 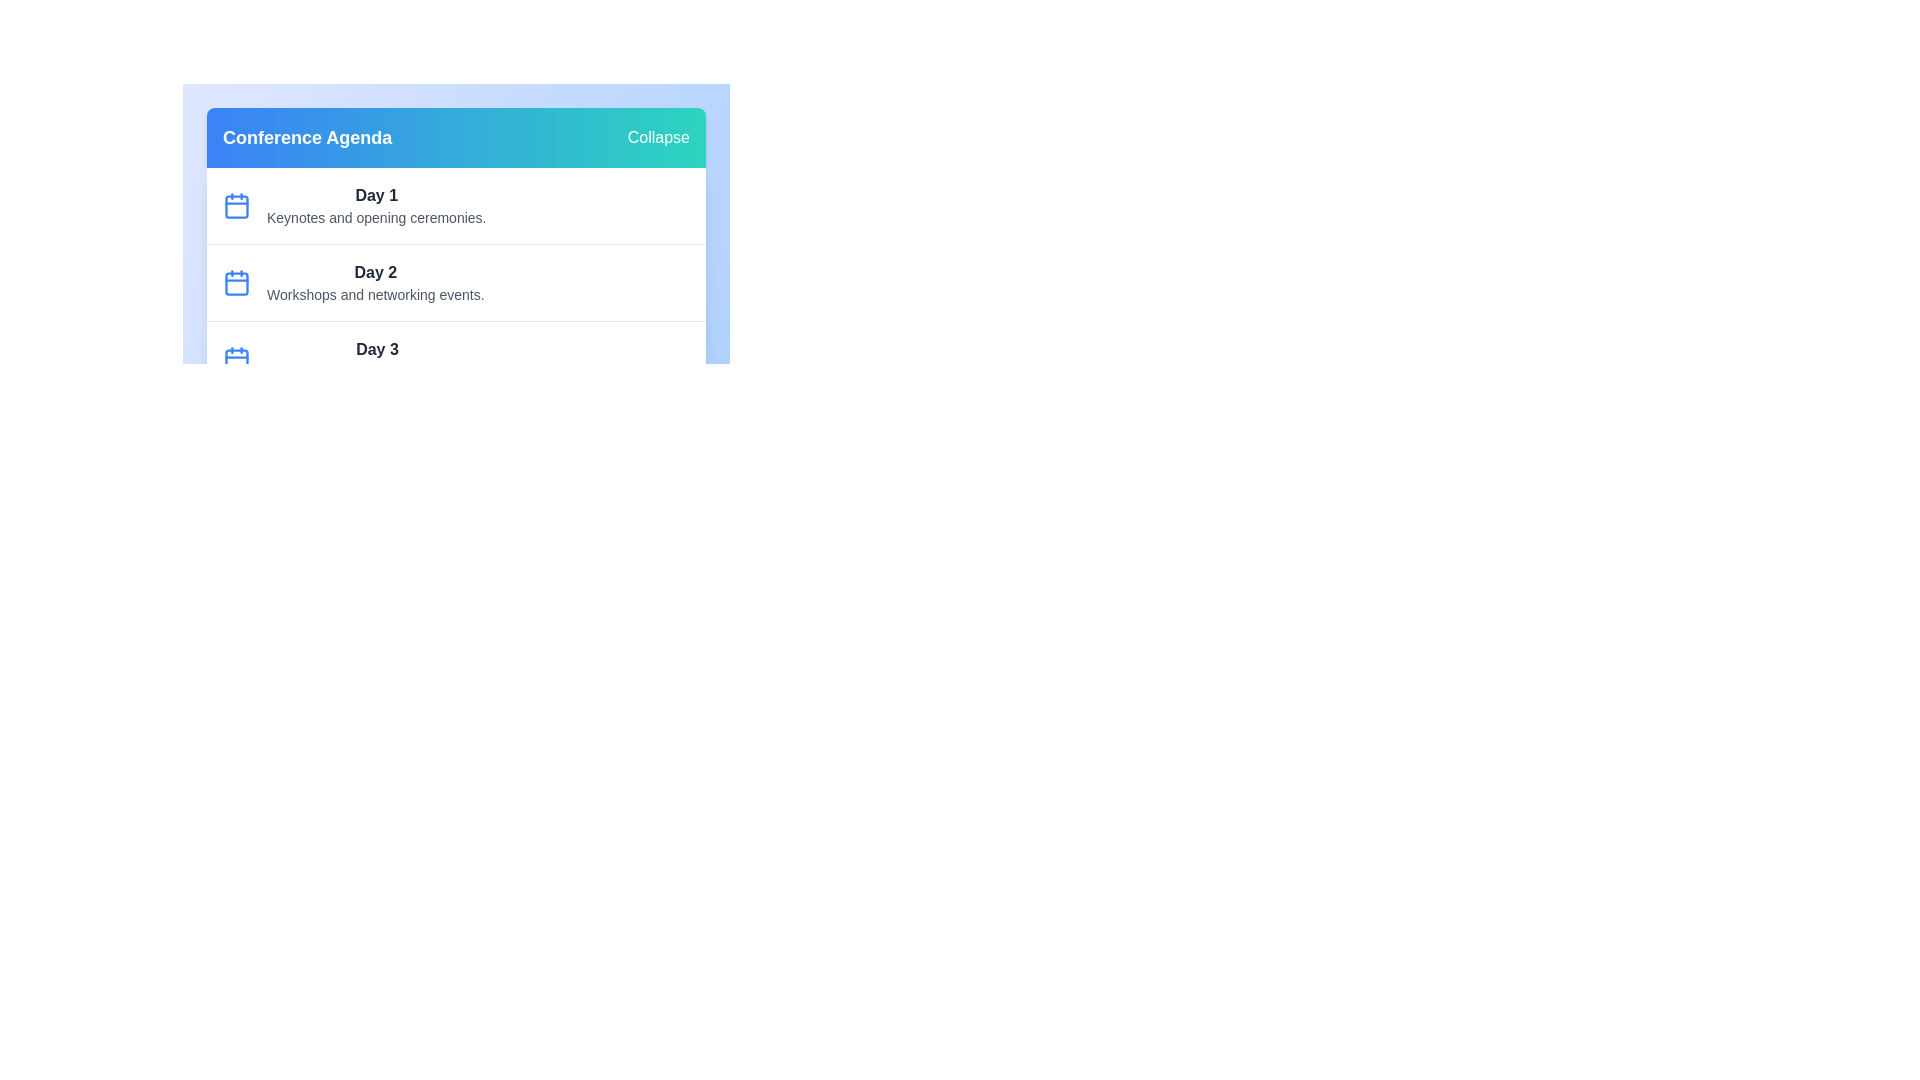 What do you see at coordinates (455, 282) in the screenshot?
I see `the agenda item for Day 2` at bounding box center [455, 282].